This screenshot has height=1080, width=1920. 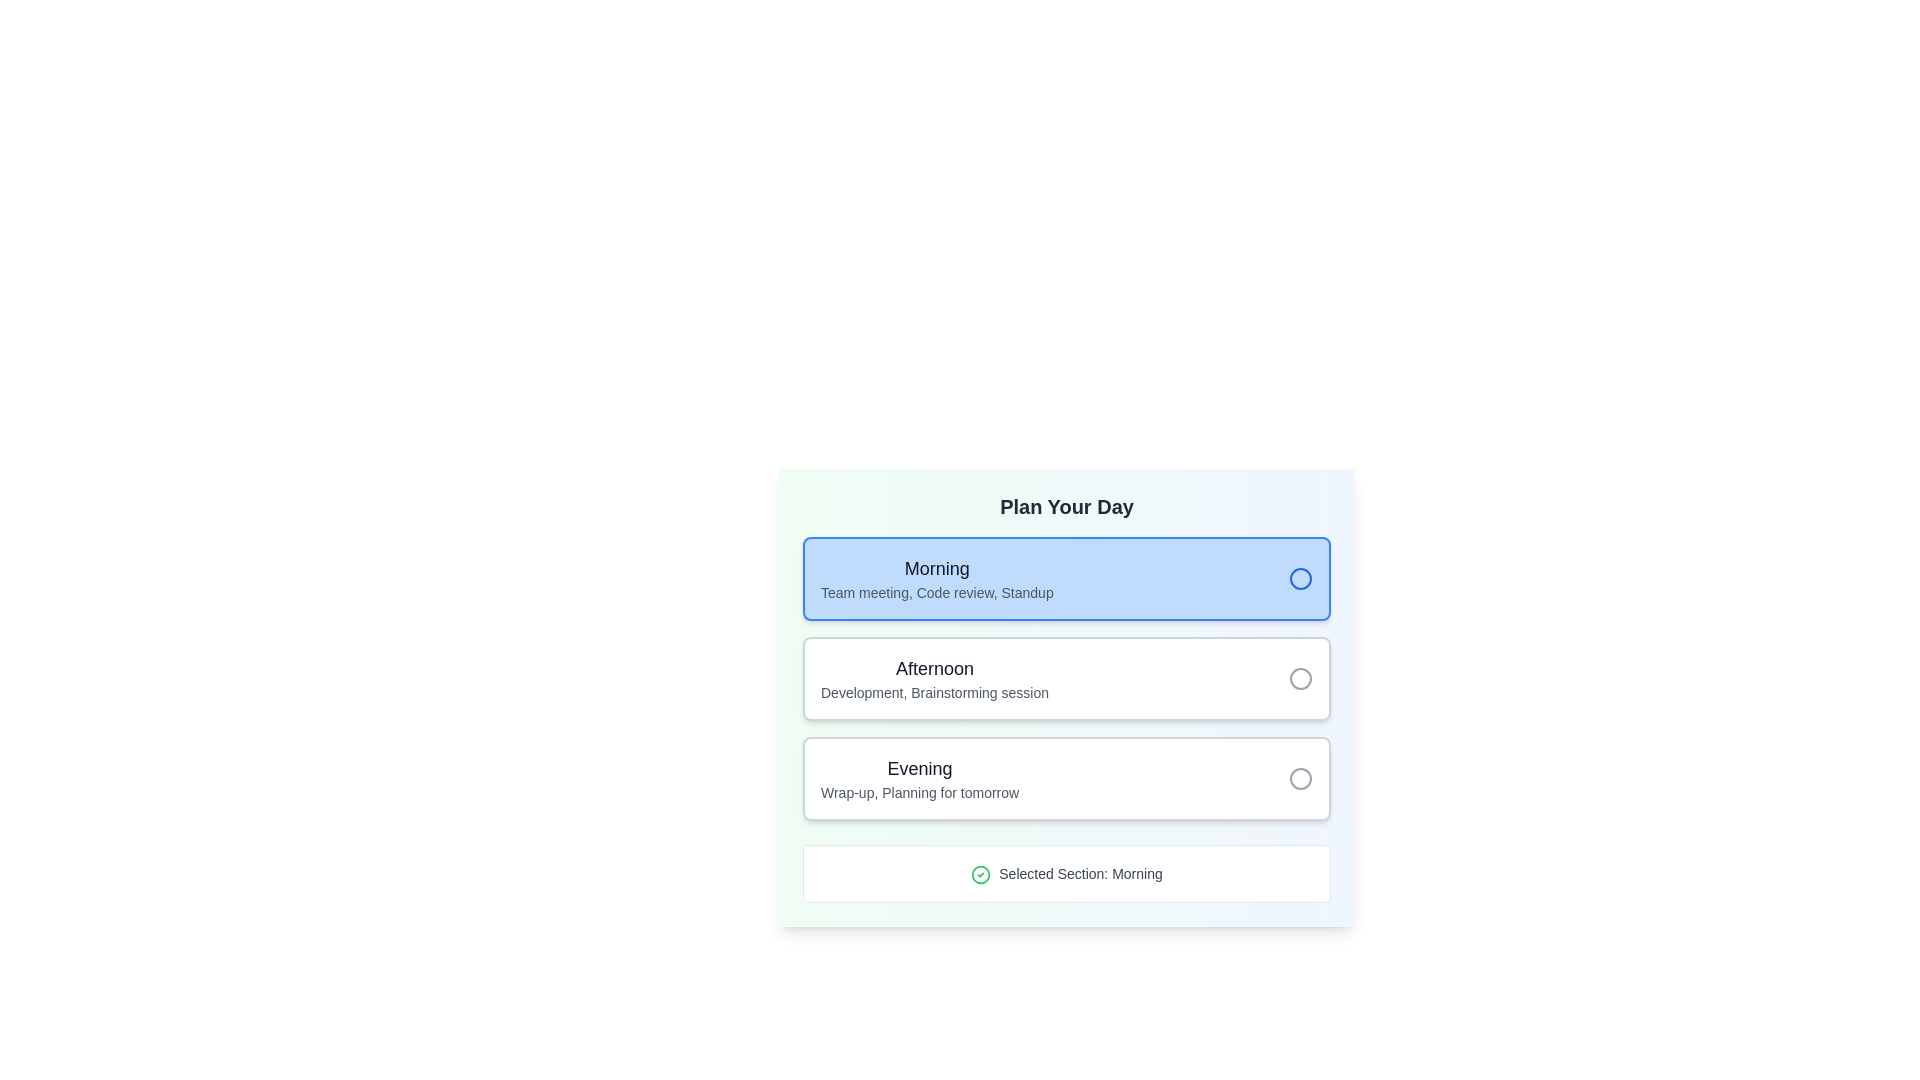 What do you see at coordinates (919, 767) in the screenshot?
I see `the 'Evening' text label, which serves as a header for a specific time slot in the daily planning interface` at bounding box center [919, 767].